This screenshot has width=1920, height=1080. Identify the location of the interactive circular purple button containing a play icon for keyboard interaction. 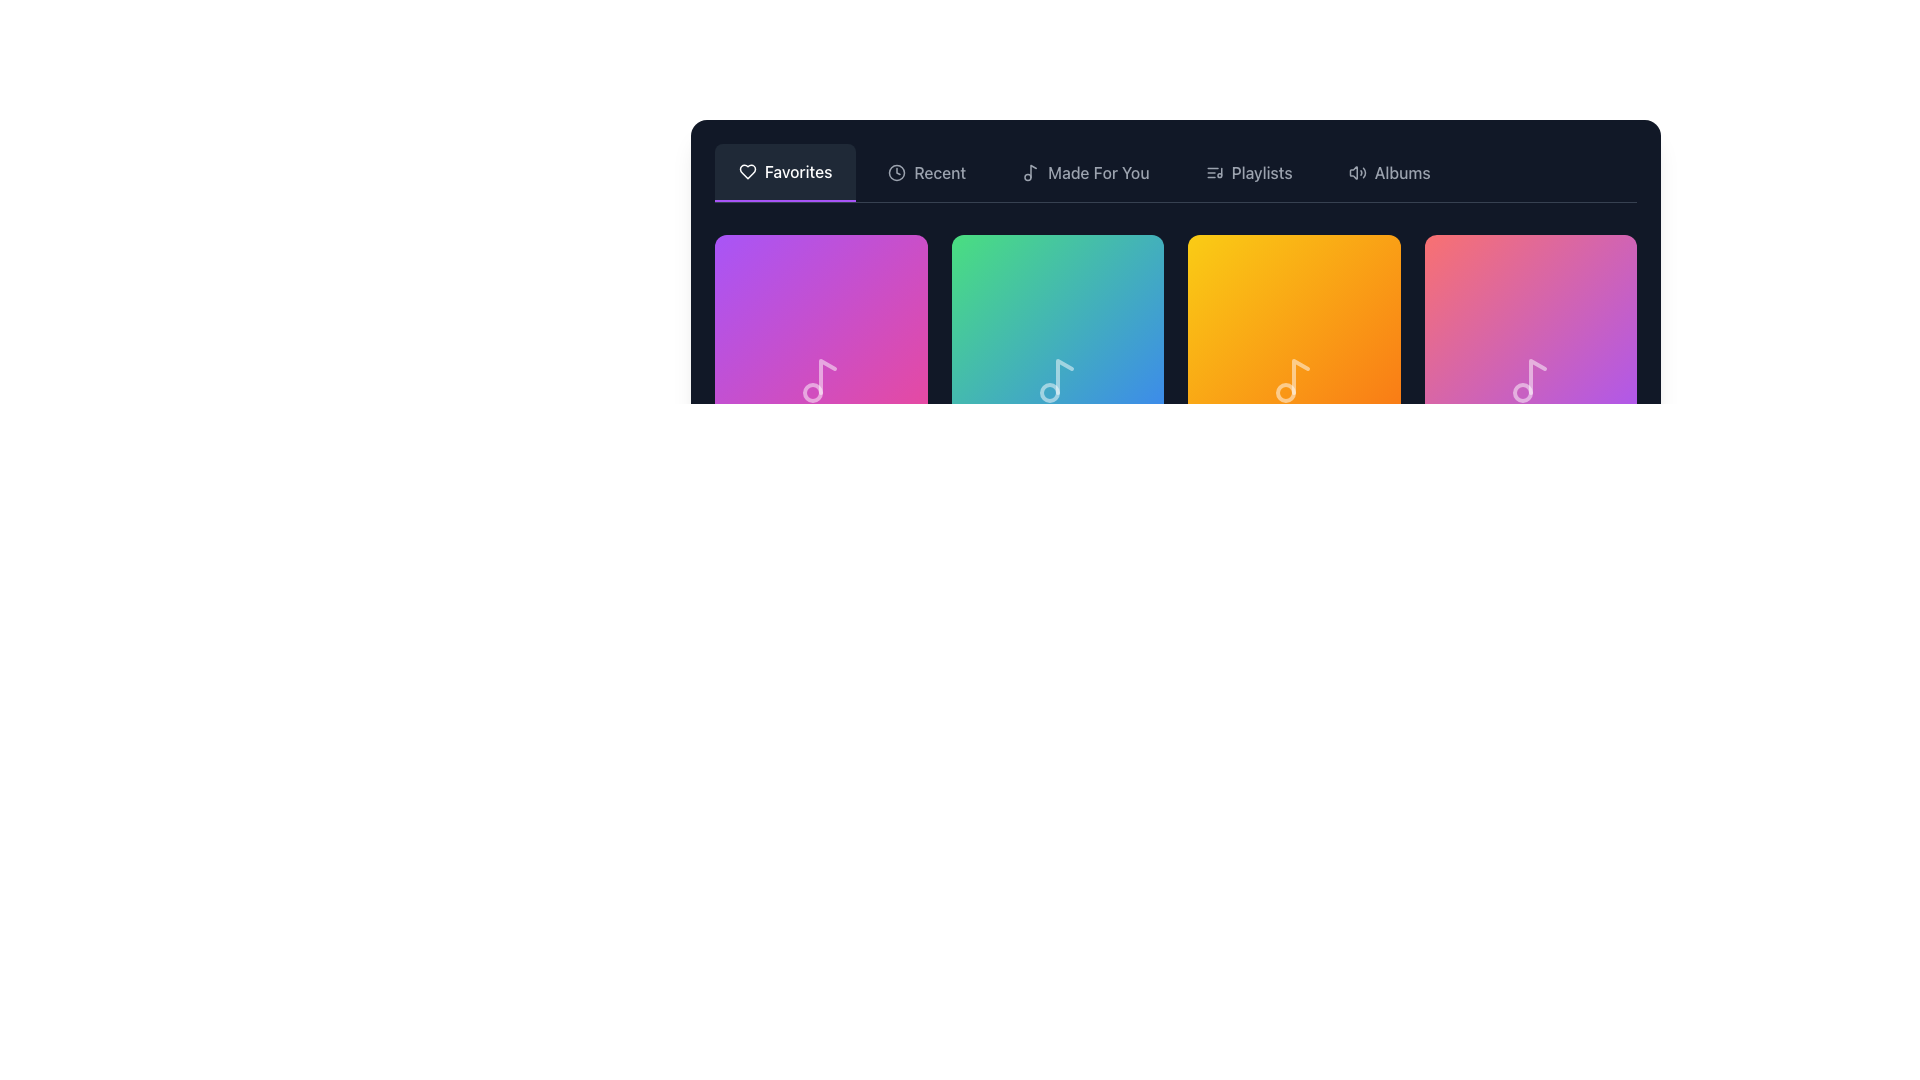
(1294, 385).